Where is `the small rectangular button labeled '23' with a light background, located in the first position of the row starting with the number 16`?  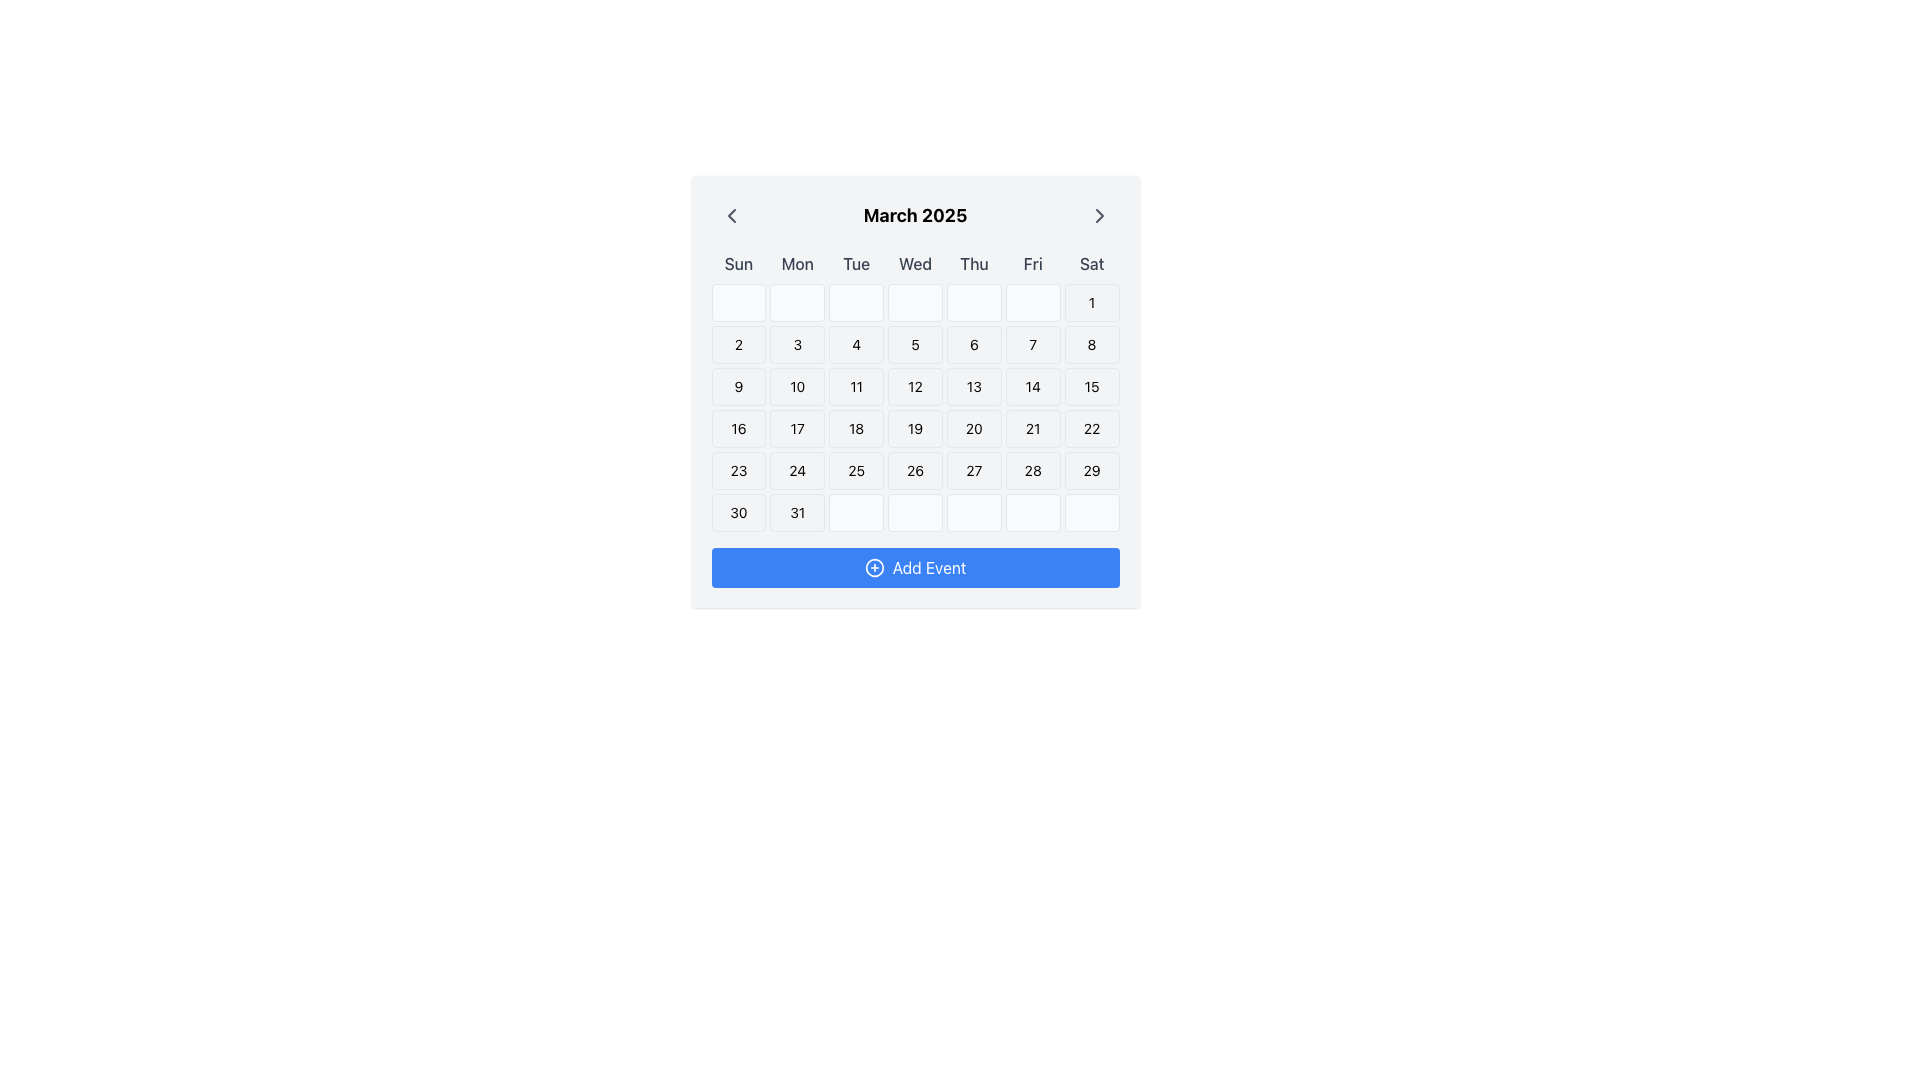
the small rectangular button labeled '23' with a light background, located in the first position of the row starting with the number 16 is located at coordinates (738, 470).